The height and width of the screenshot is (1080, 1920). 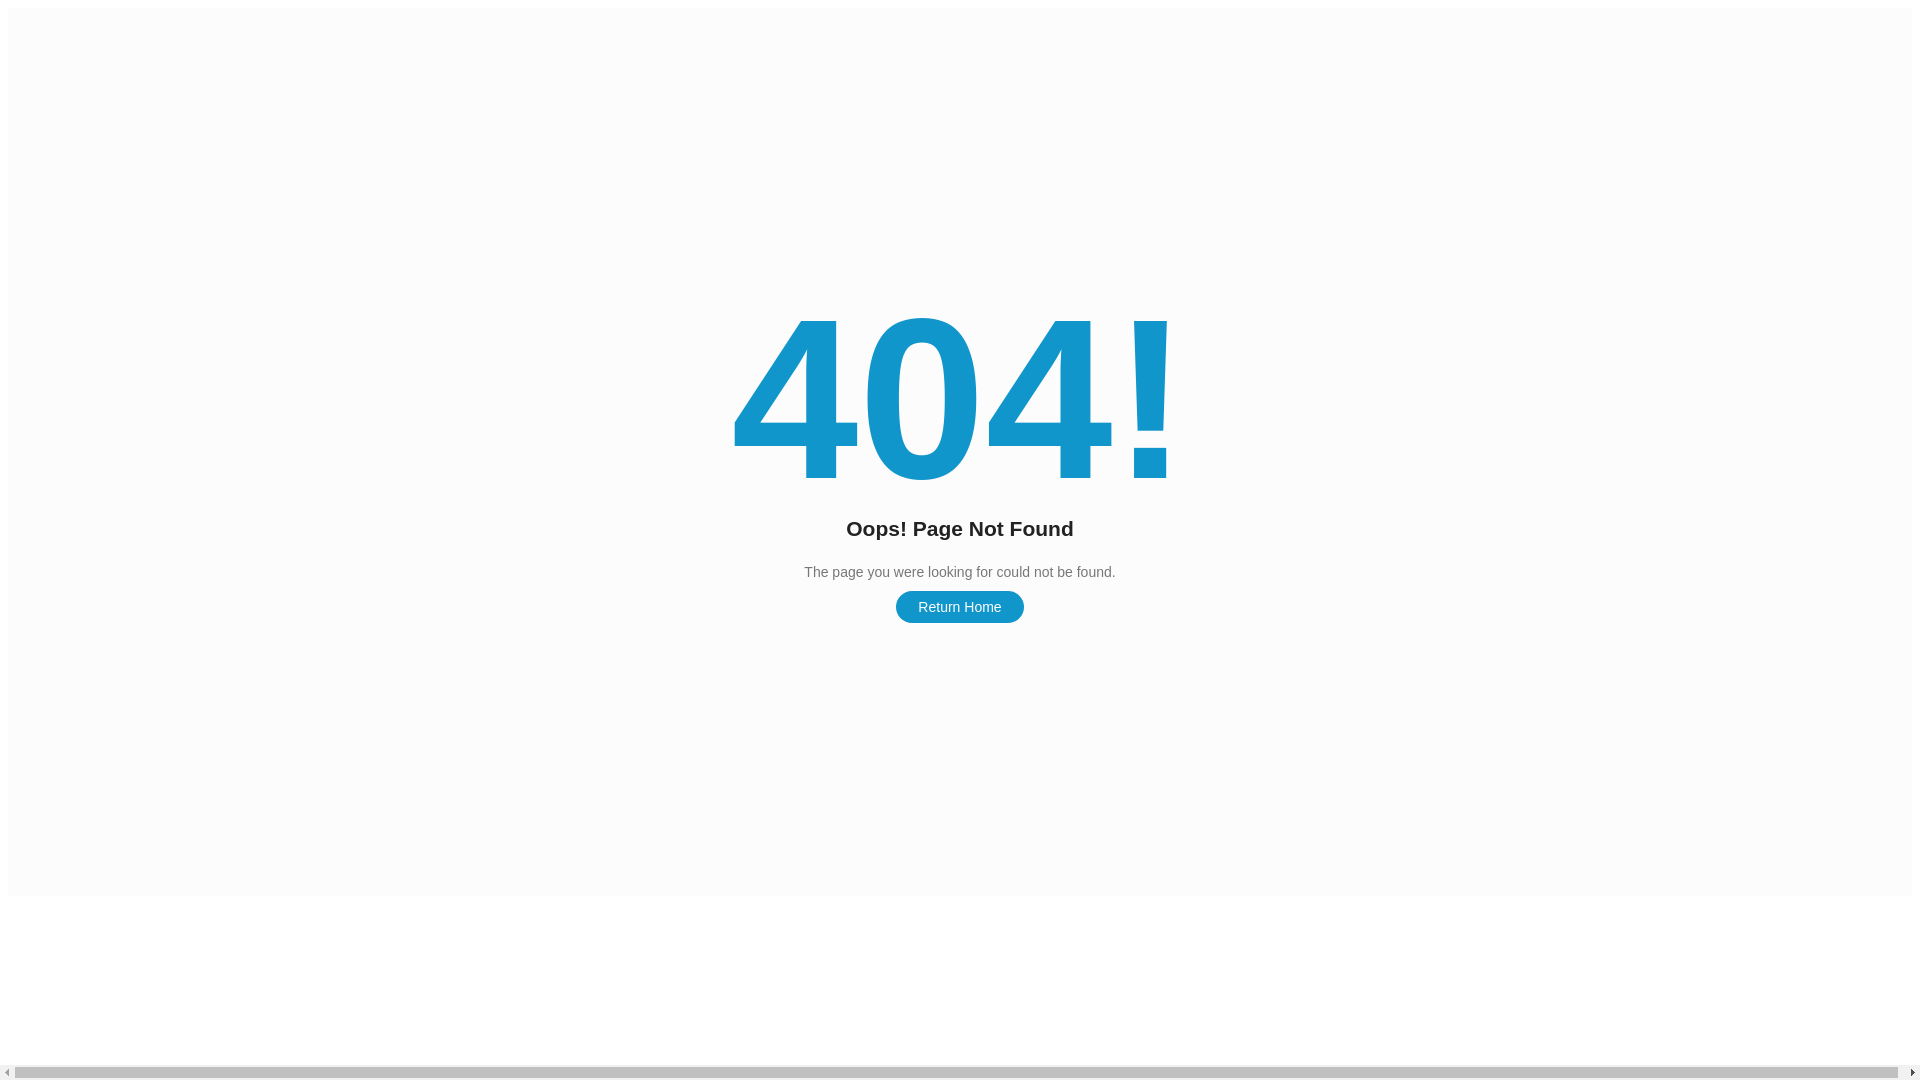 What do you see at coordinates (895, 605) in the screenshot?
I see `'Return Home'` at bounding box center [895, 605].